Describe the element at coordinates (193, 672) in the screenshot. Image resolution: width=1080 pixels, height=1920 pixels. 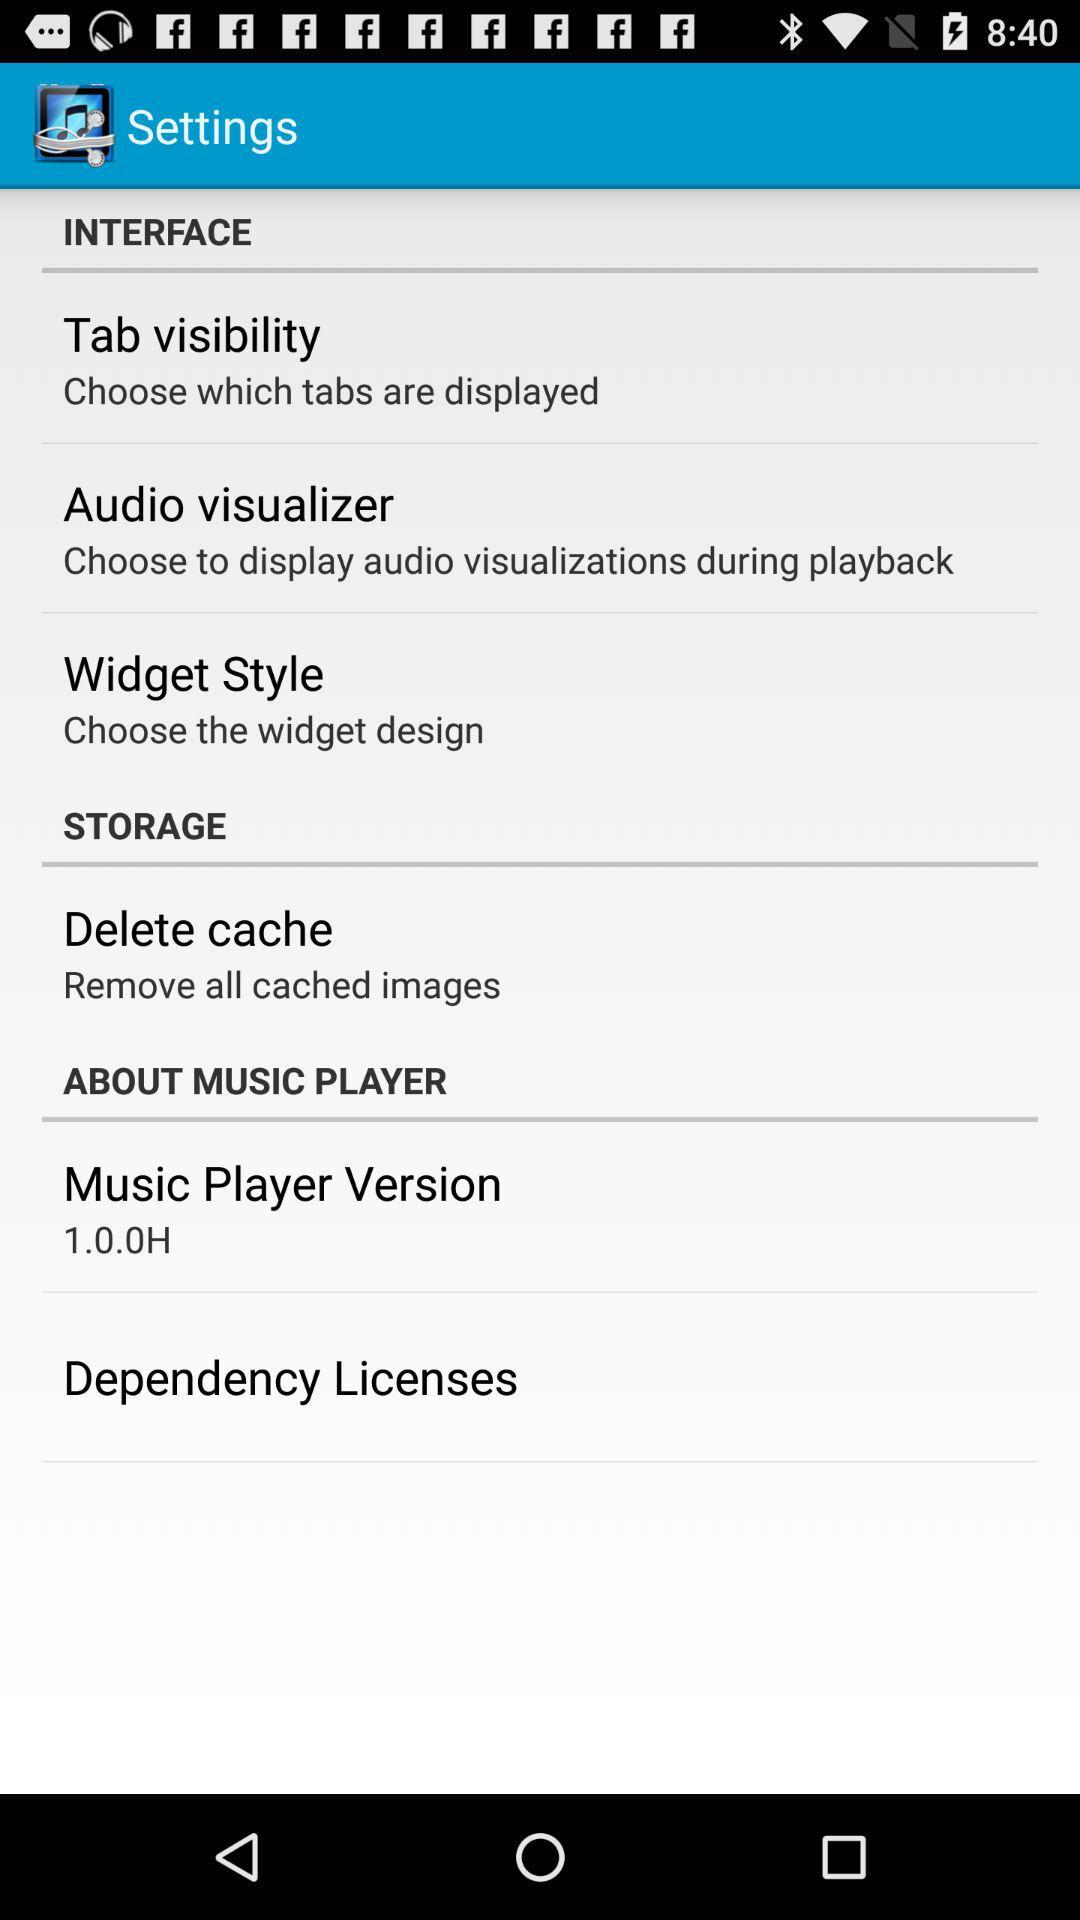
I see `item below choose to display item` at that location.